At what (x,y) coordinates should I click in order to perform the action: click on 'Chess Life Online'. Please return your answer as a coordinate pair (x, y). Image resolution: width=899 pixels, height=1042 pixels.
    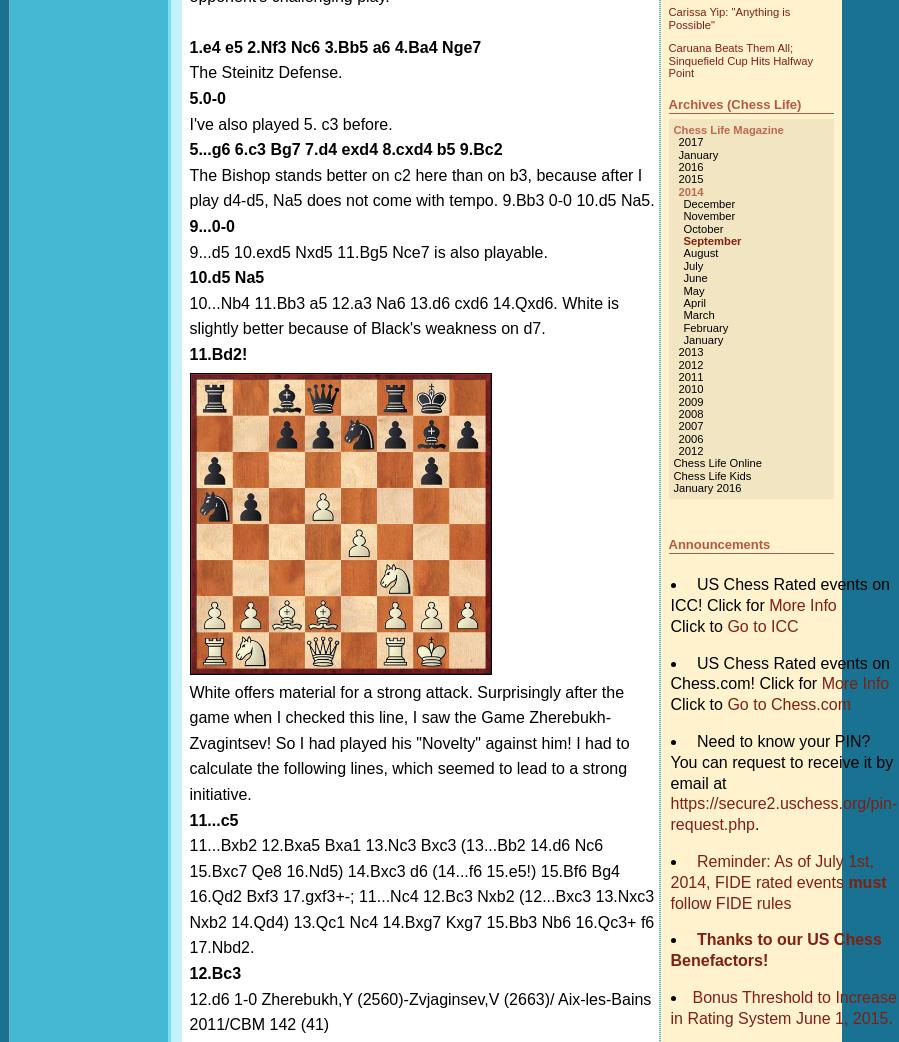
    Looking at the image, I should click on (716, 462).